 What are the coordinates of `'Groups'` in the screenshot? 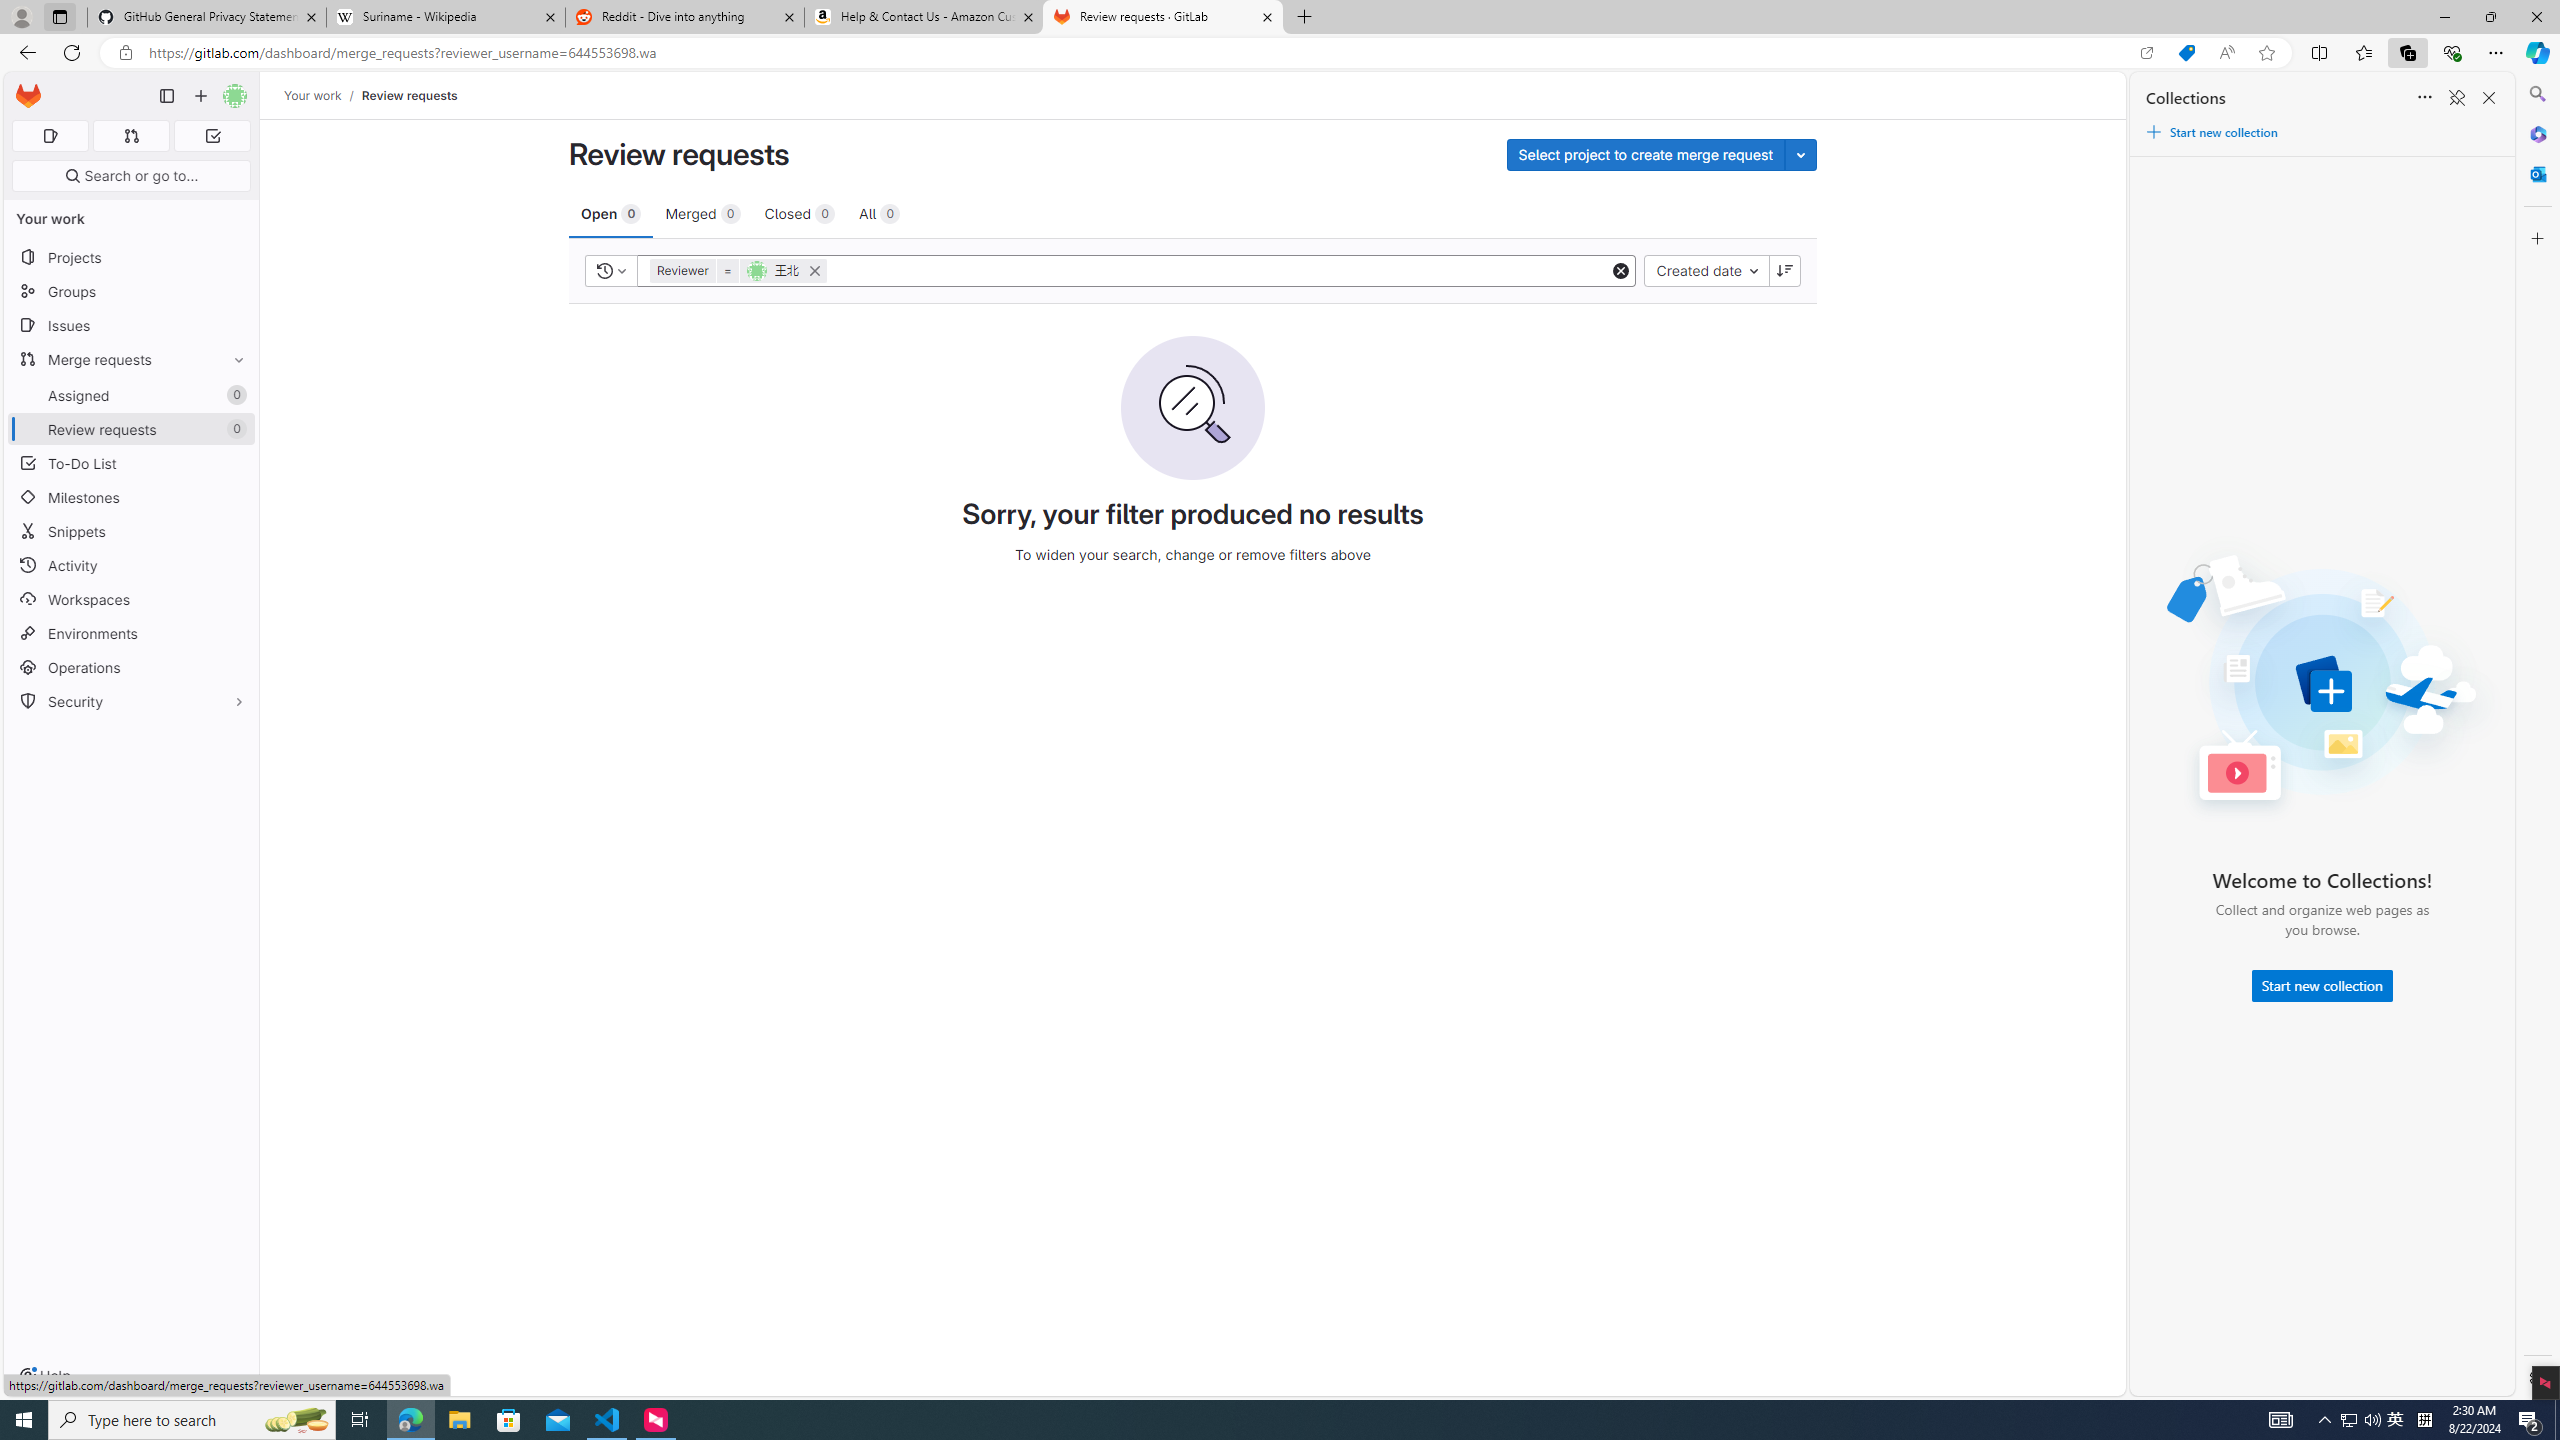 It's located at (130, 291).